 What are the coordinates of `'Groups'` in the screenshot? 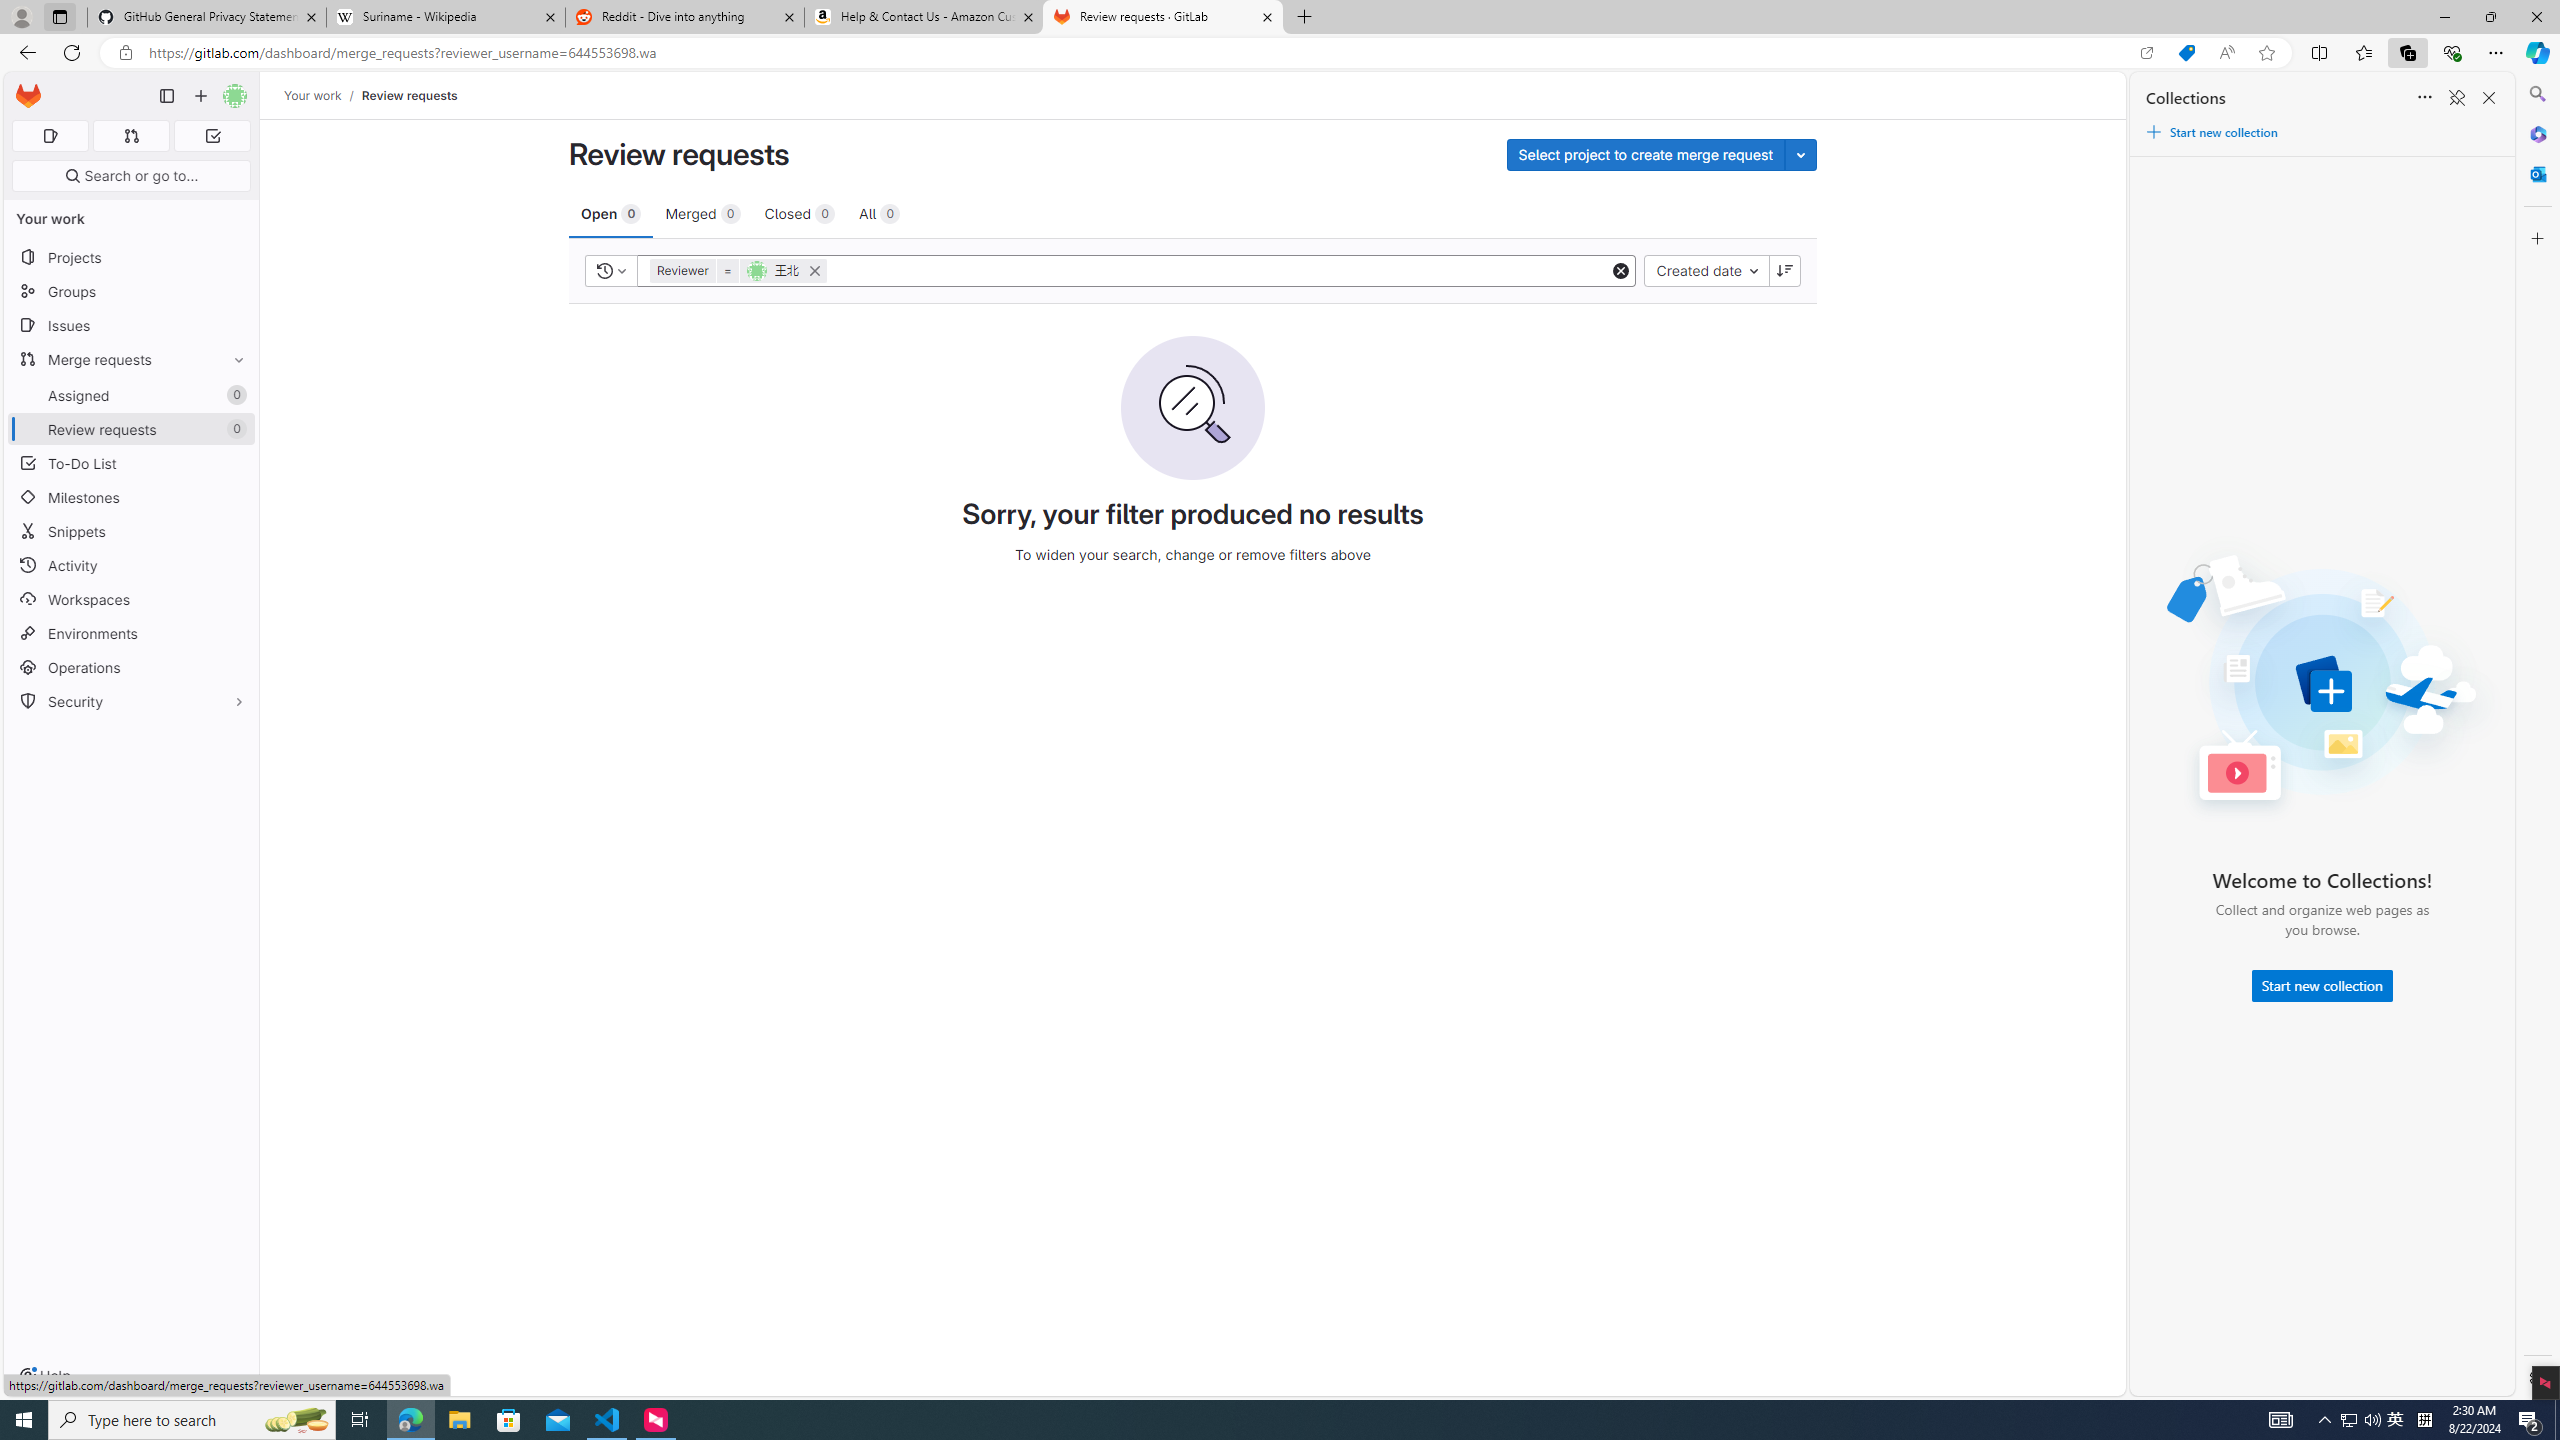 It's located at (130, 291).